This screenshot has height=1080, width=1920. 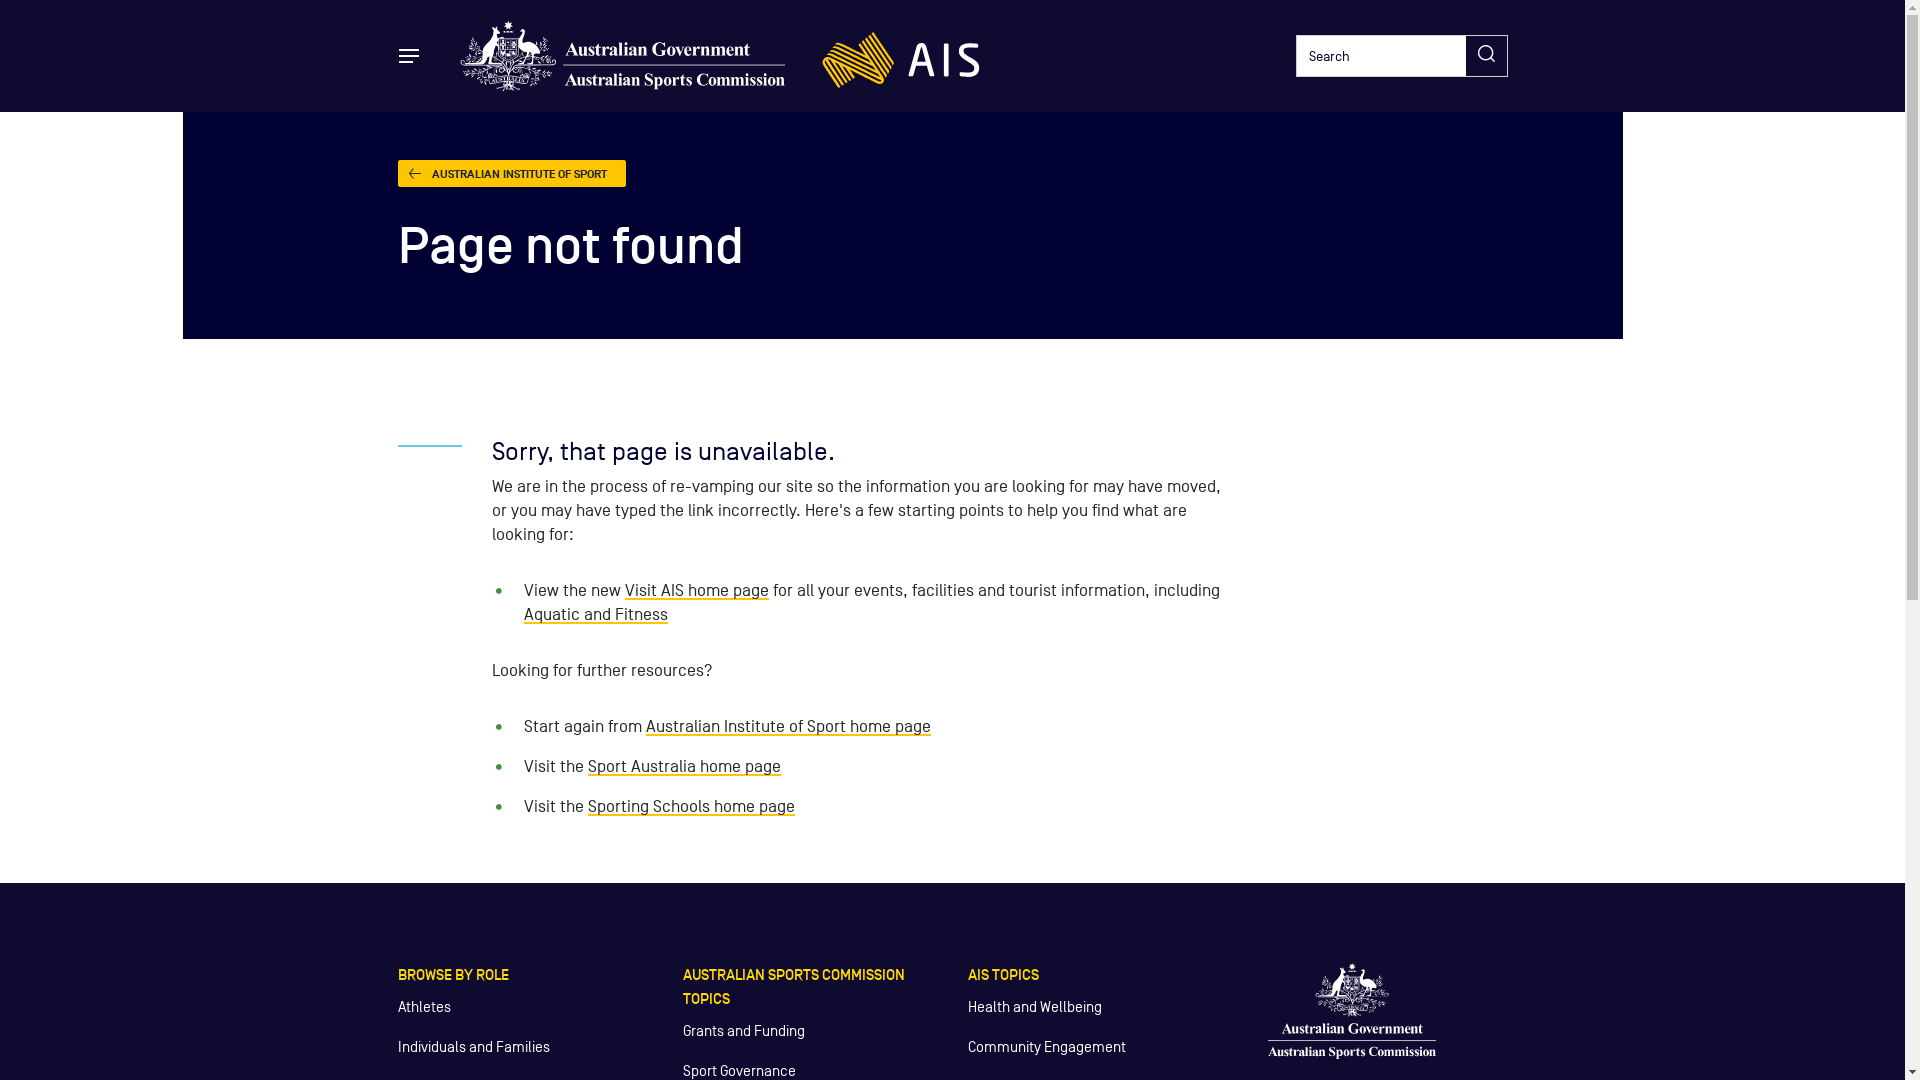 What do you see at coordinates (1035, 1006) in the screenshot?
I see `'Health and Wellbeing'` at bounding box center [1035, 1006].